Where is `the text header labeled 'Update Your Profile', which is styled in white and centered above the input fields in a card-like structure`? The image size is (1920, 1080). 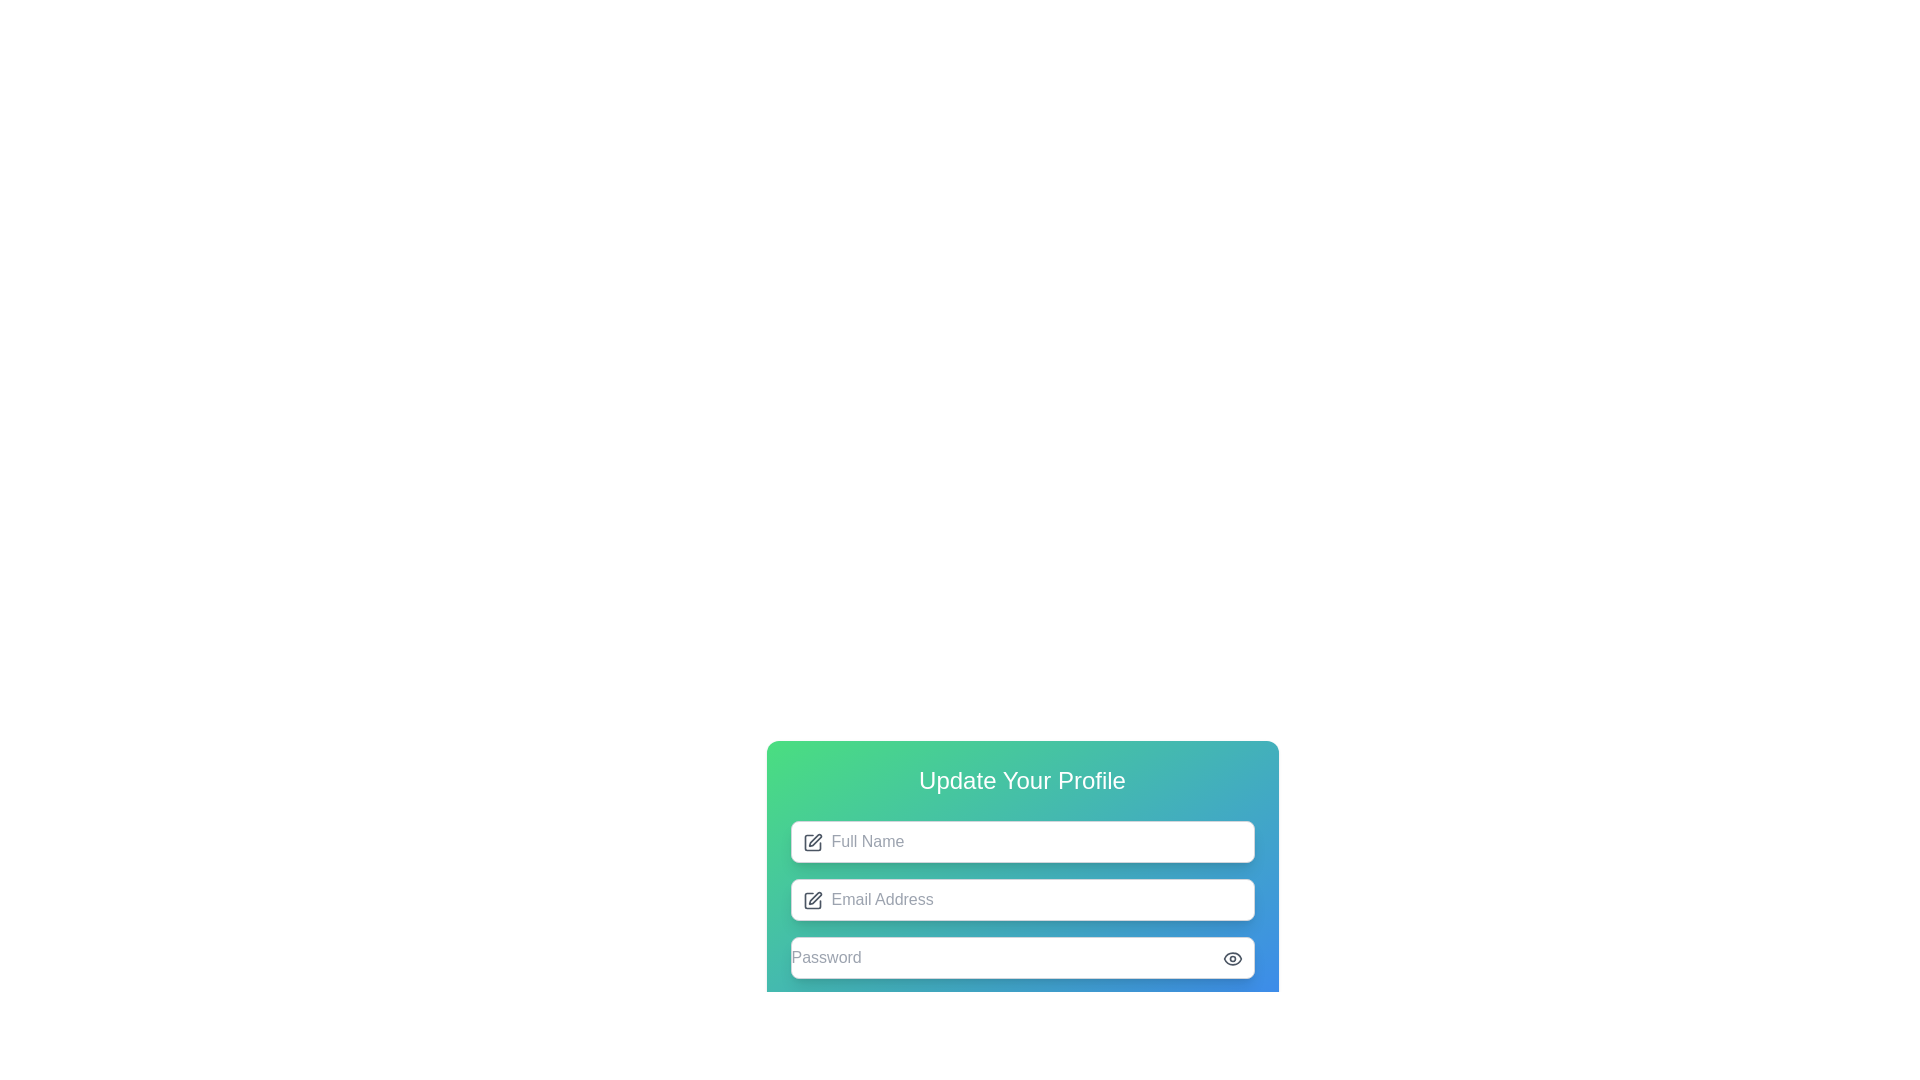
the text header labeled 'Update Your Profile', which is styled in white and centered above the input fields in a card-like structure is located at coordinates (1022, 779).